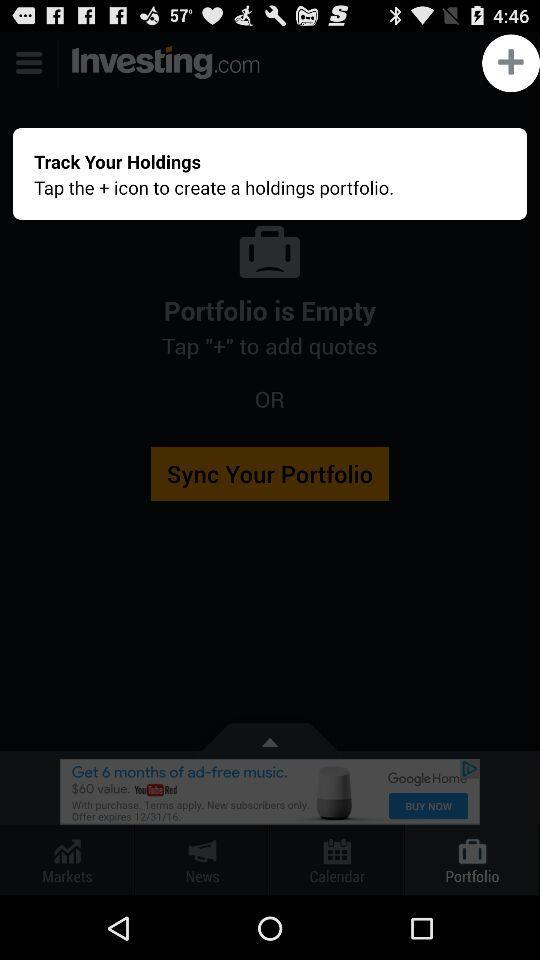 This screenshot has height=960, width=540. Describe the element at coordinates (270, 464) in the screenshot. I see `item at the center` at that location.